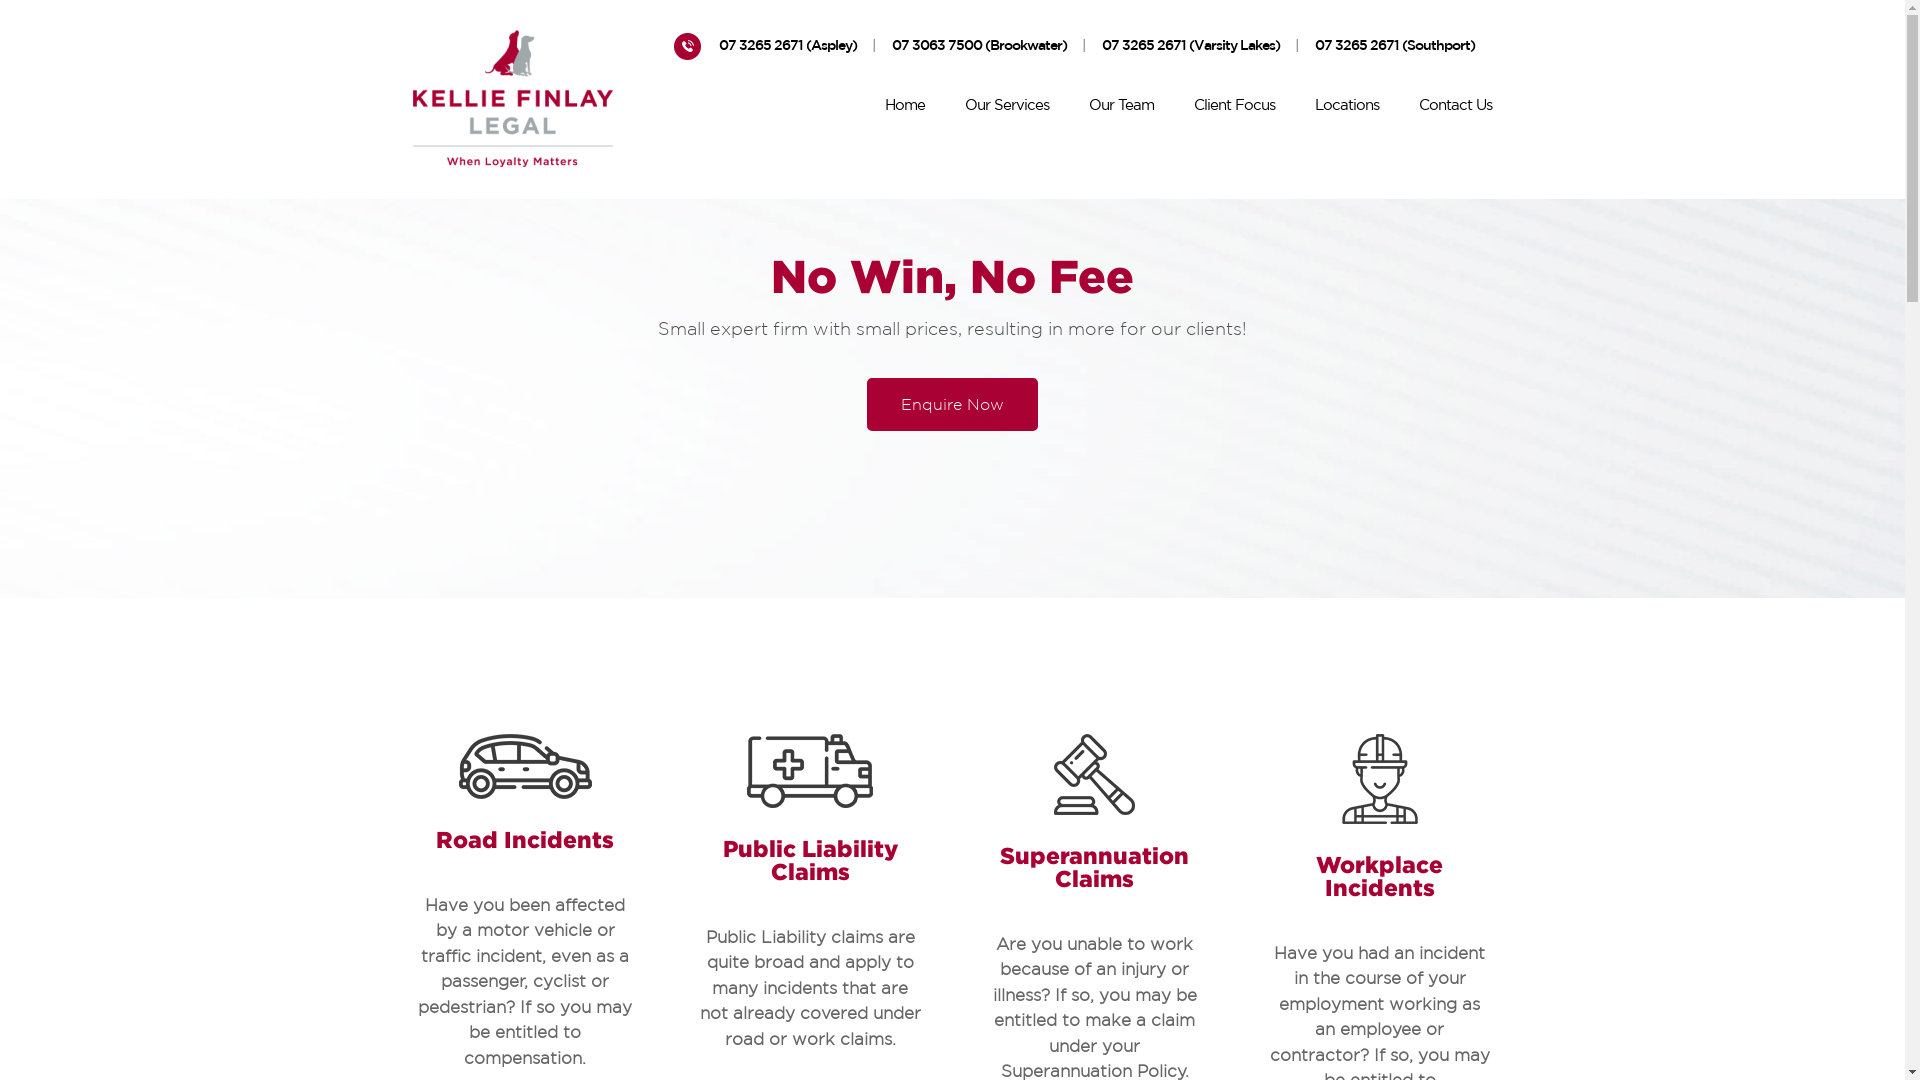 This screenshot has height=1080, width=1920. I want to click on '07 3265 2671 (Aspley)', so click(786, 48).